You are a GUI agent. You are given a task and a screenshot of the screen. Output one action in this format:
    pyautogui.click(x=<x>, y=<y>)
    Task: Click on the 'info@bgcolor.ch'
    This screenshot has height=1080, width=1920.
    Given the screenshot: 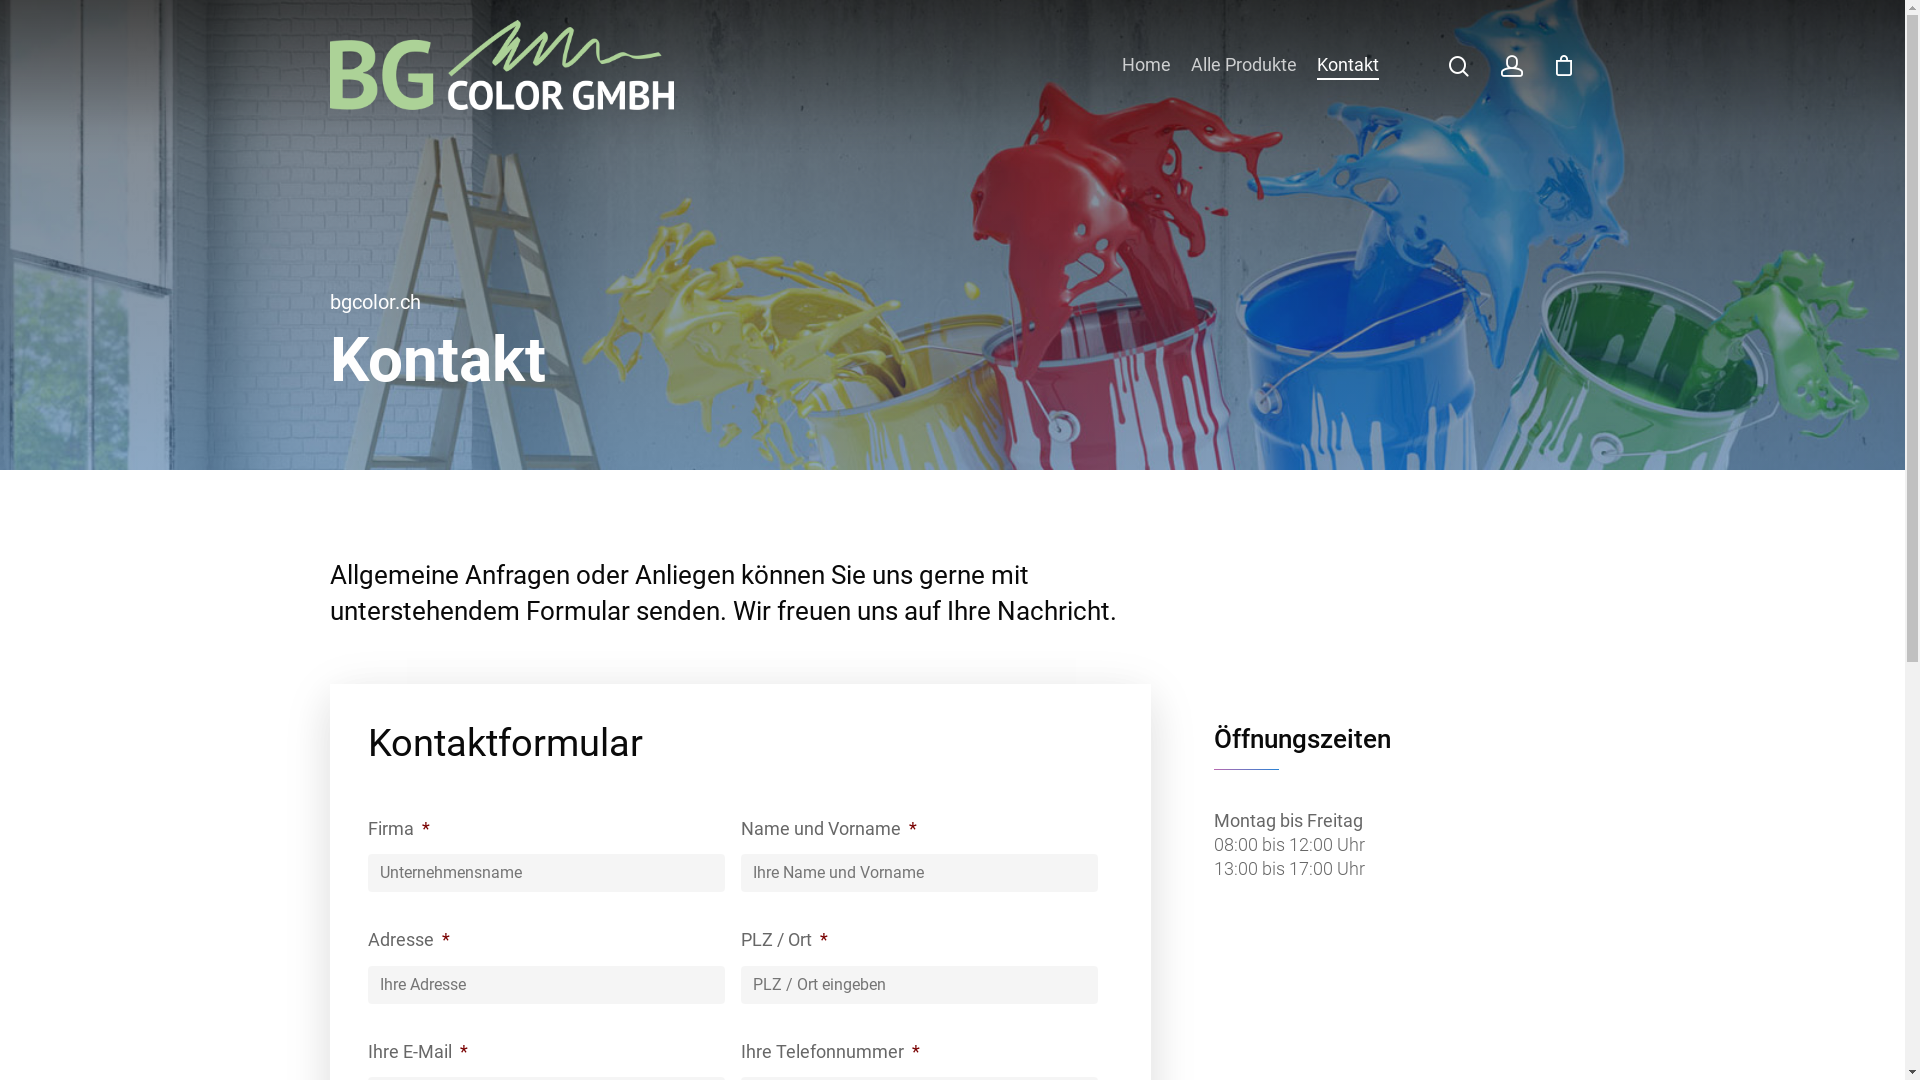 What is the action you would take?
    pyautogui.click(x=873, y=855)
    